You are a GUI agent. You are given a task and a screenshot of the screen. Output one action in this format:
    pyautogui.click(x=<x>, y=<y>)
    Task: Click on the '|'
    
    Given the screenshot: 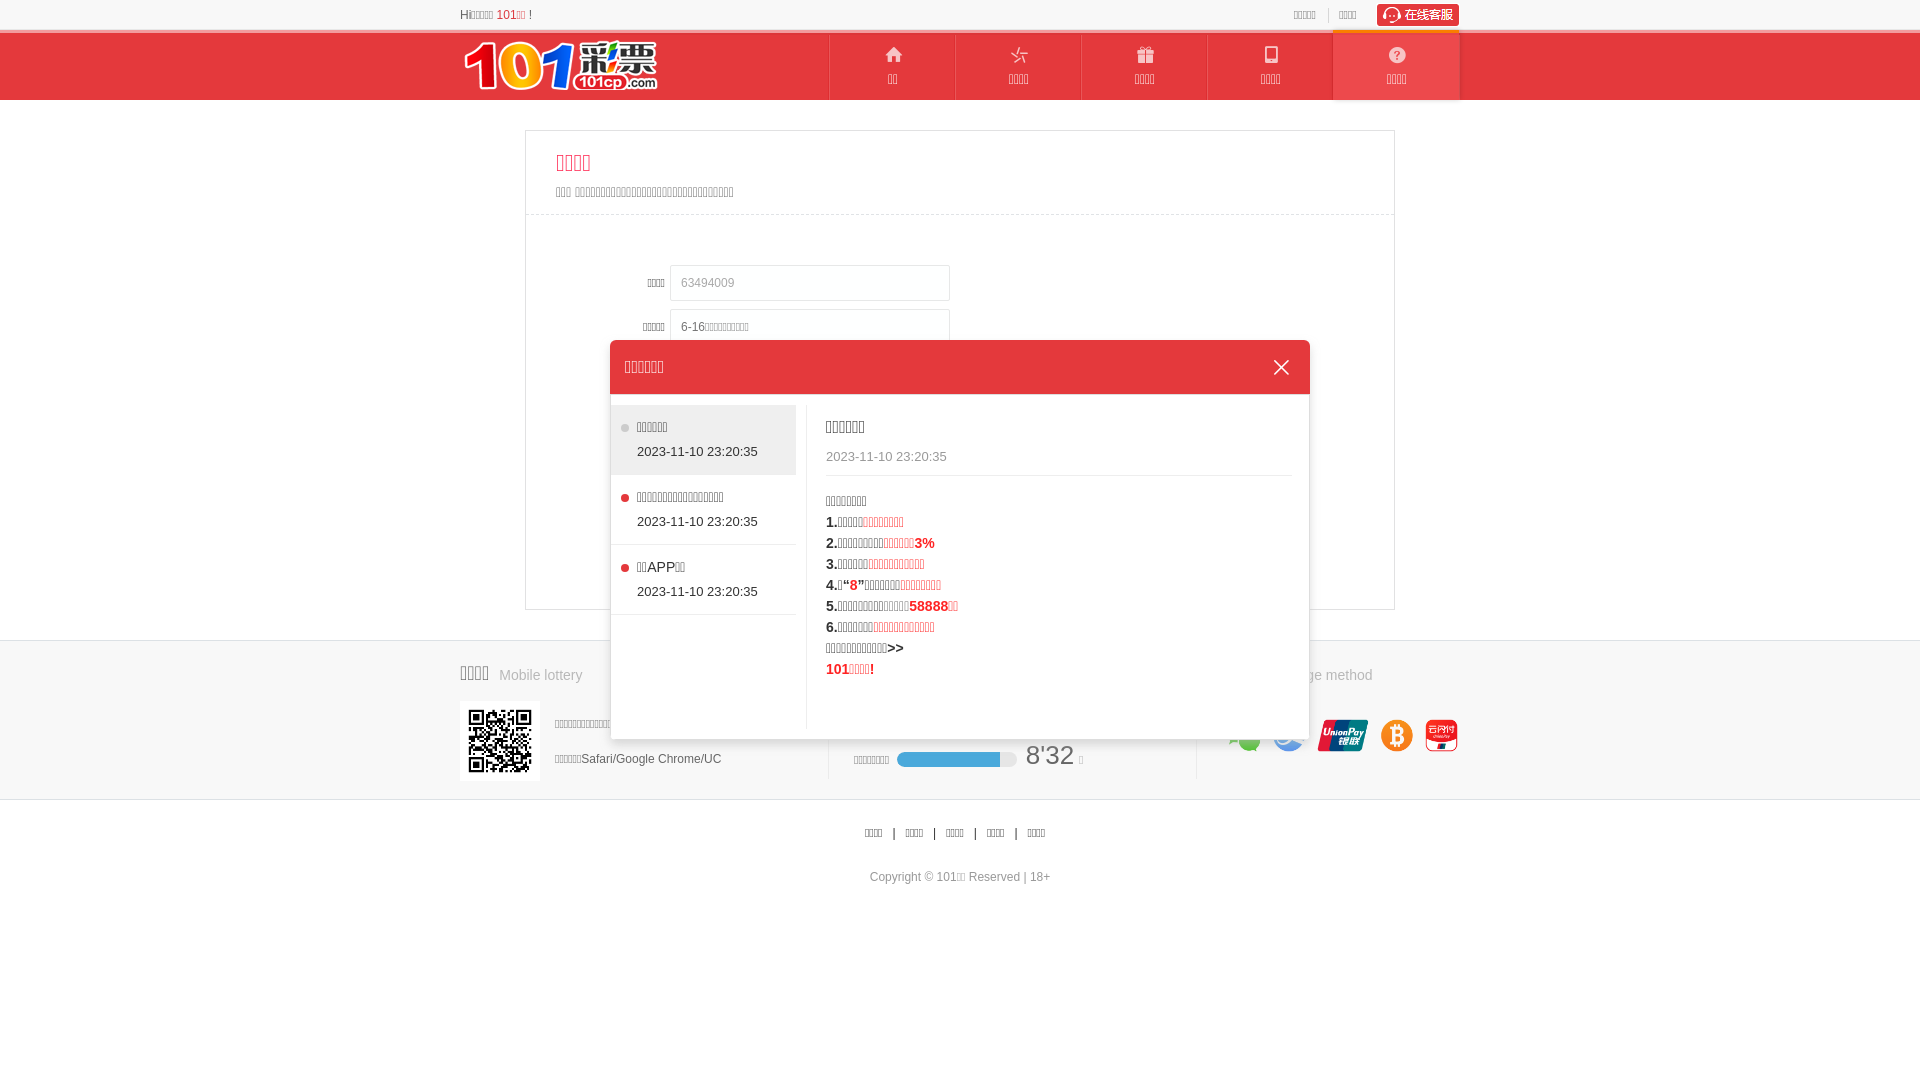 What is the action you would take?
    pyautogui.click(x=933, y=833)
    